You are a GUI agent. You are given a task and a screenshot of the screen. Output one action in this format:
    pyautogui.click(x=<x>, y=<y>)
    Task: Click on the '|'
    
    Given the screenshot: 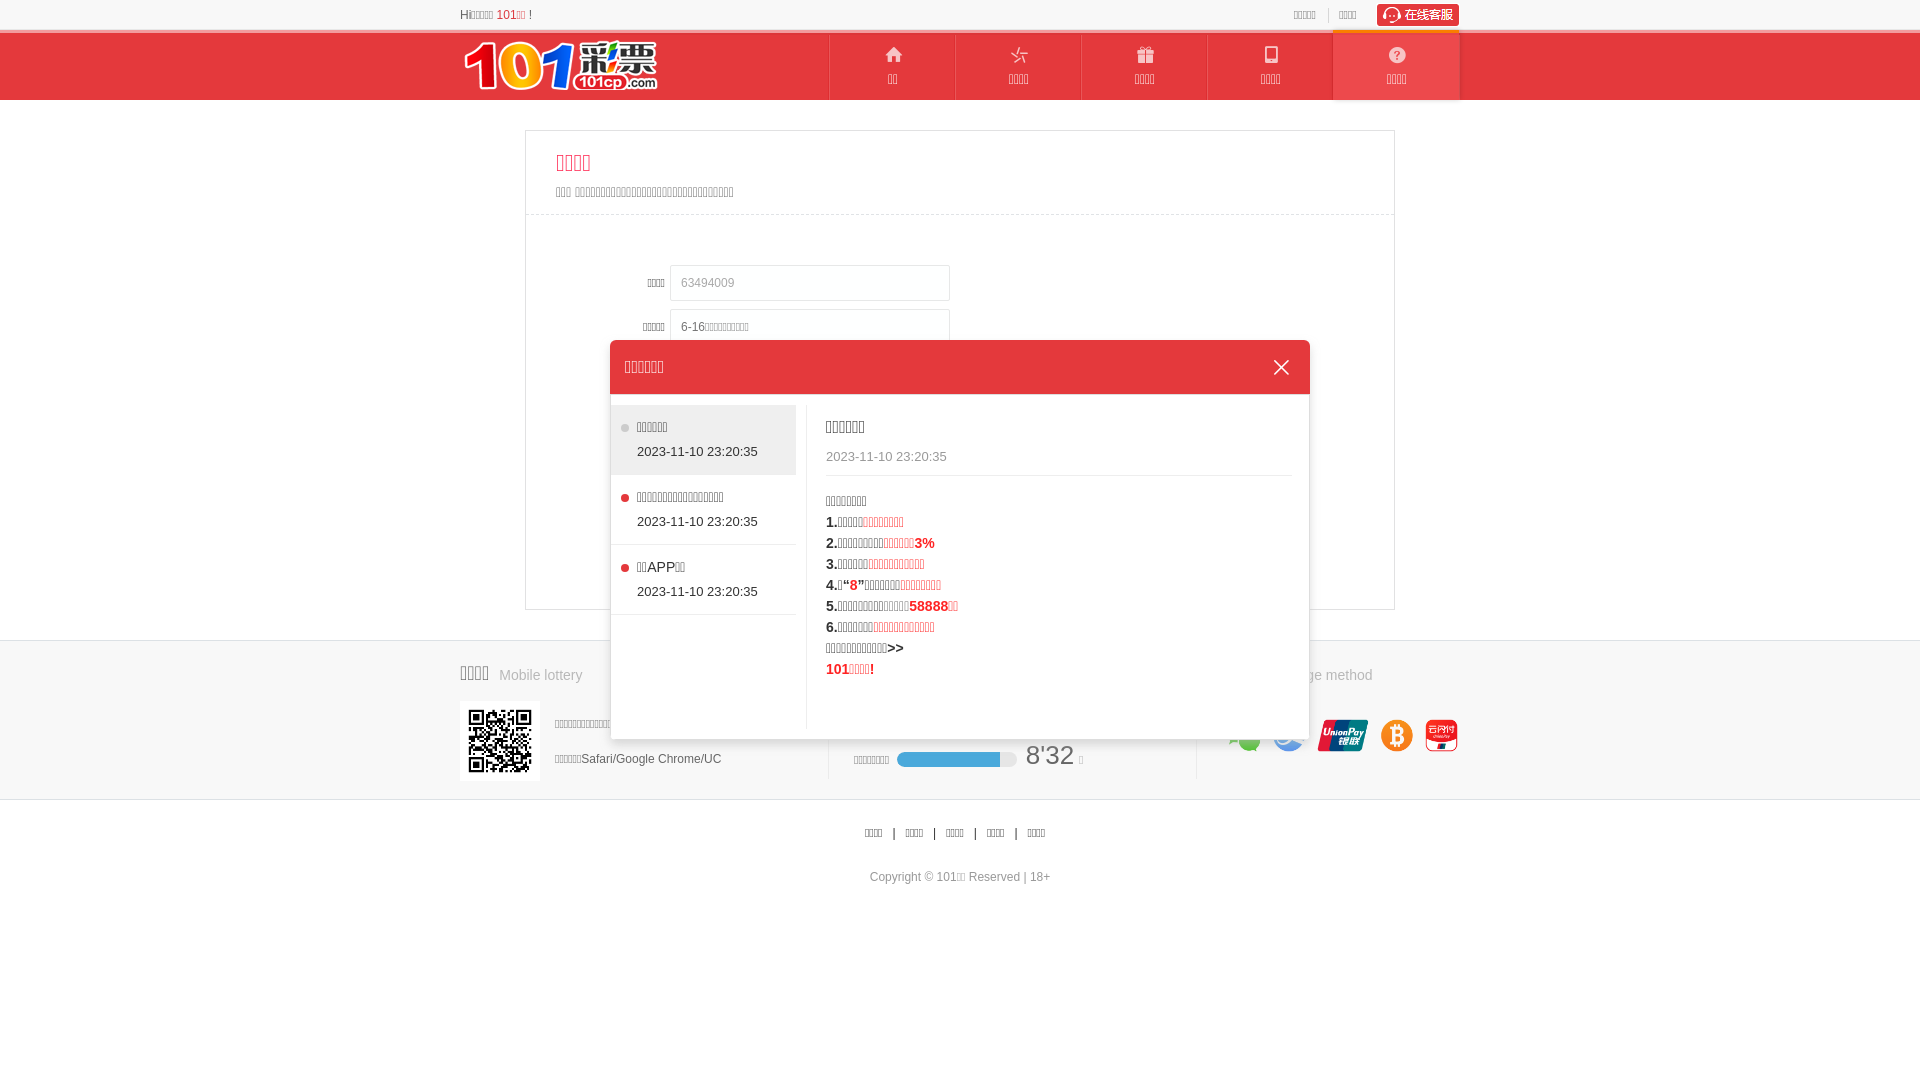 What is the action you would take?
    pyautogui.click(x=933, y=833)
    